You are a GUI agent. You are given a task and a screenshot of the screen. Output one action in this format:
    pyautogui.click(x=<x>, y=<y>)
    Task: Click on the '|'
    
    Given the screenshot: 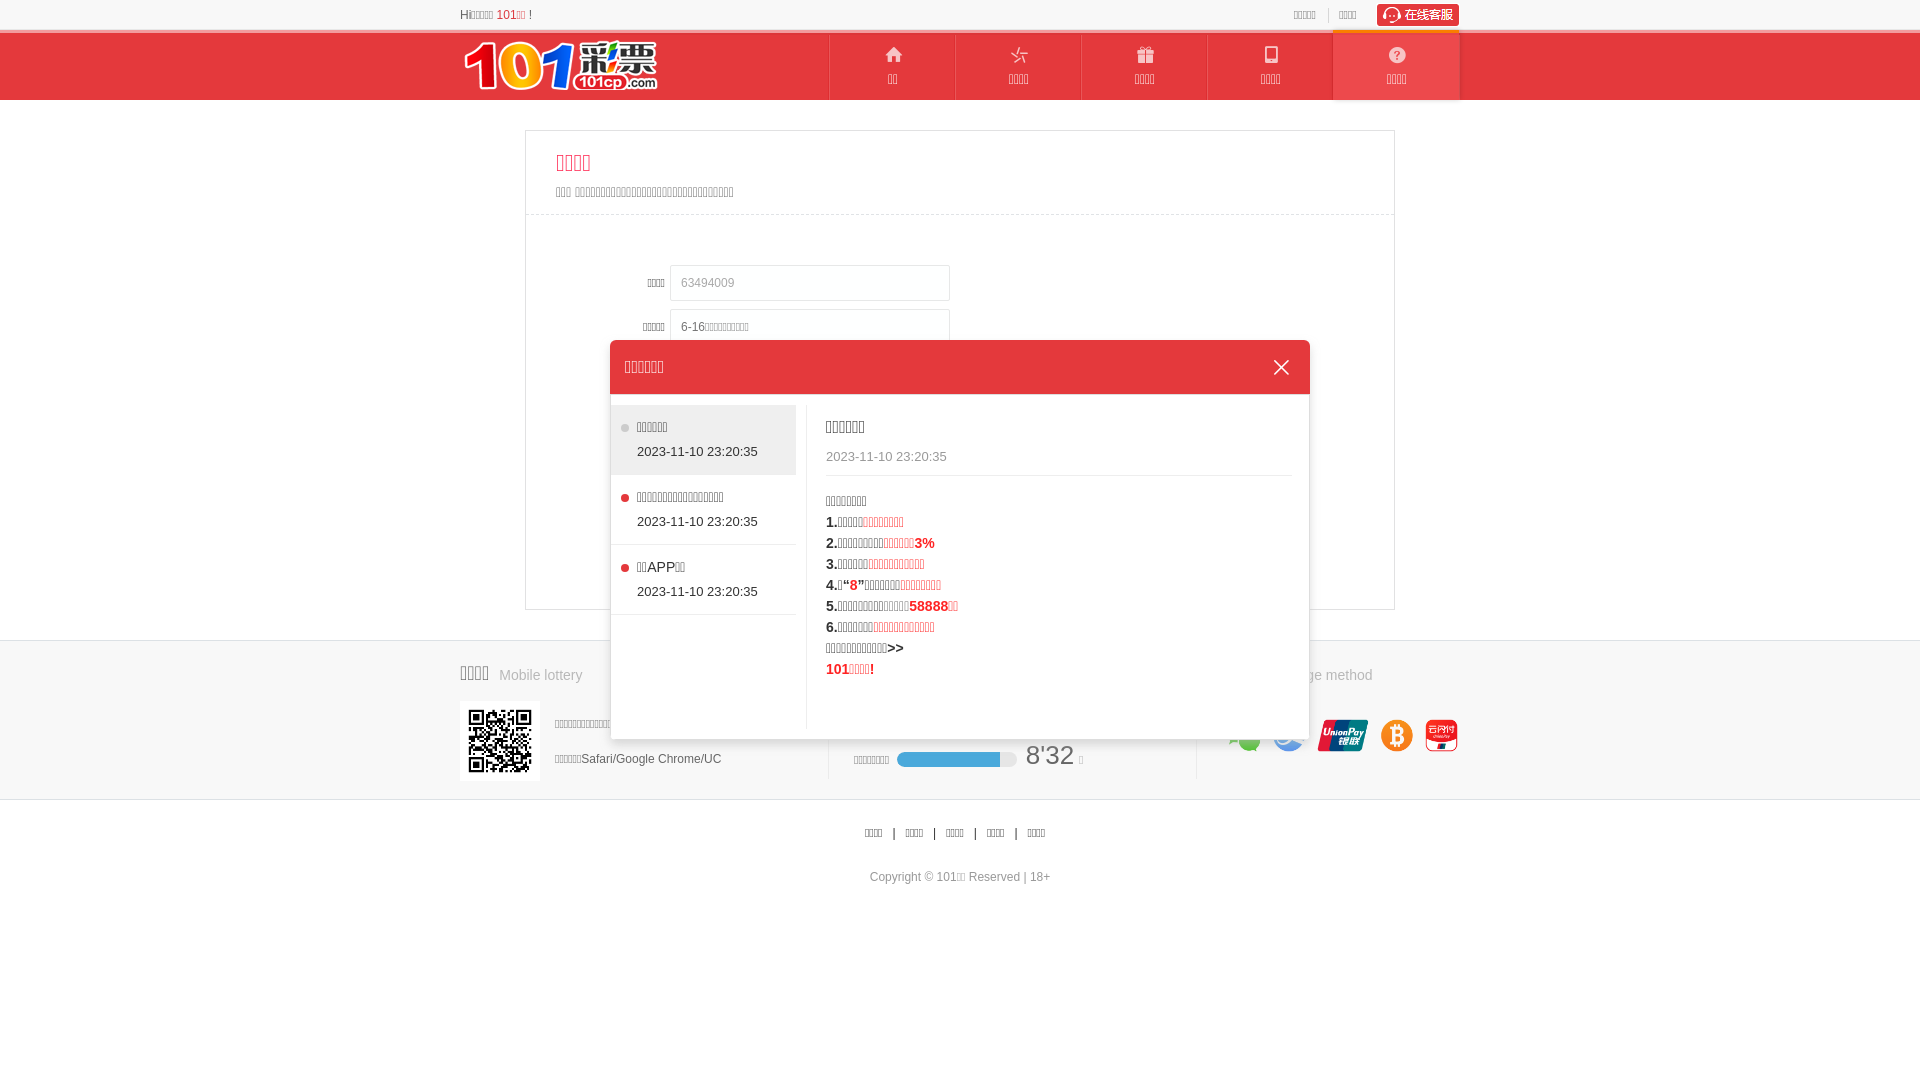 What is the action you would take?
    pyautogui.click(x=933, y=833)
    